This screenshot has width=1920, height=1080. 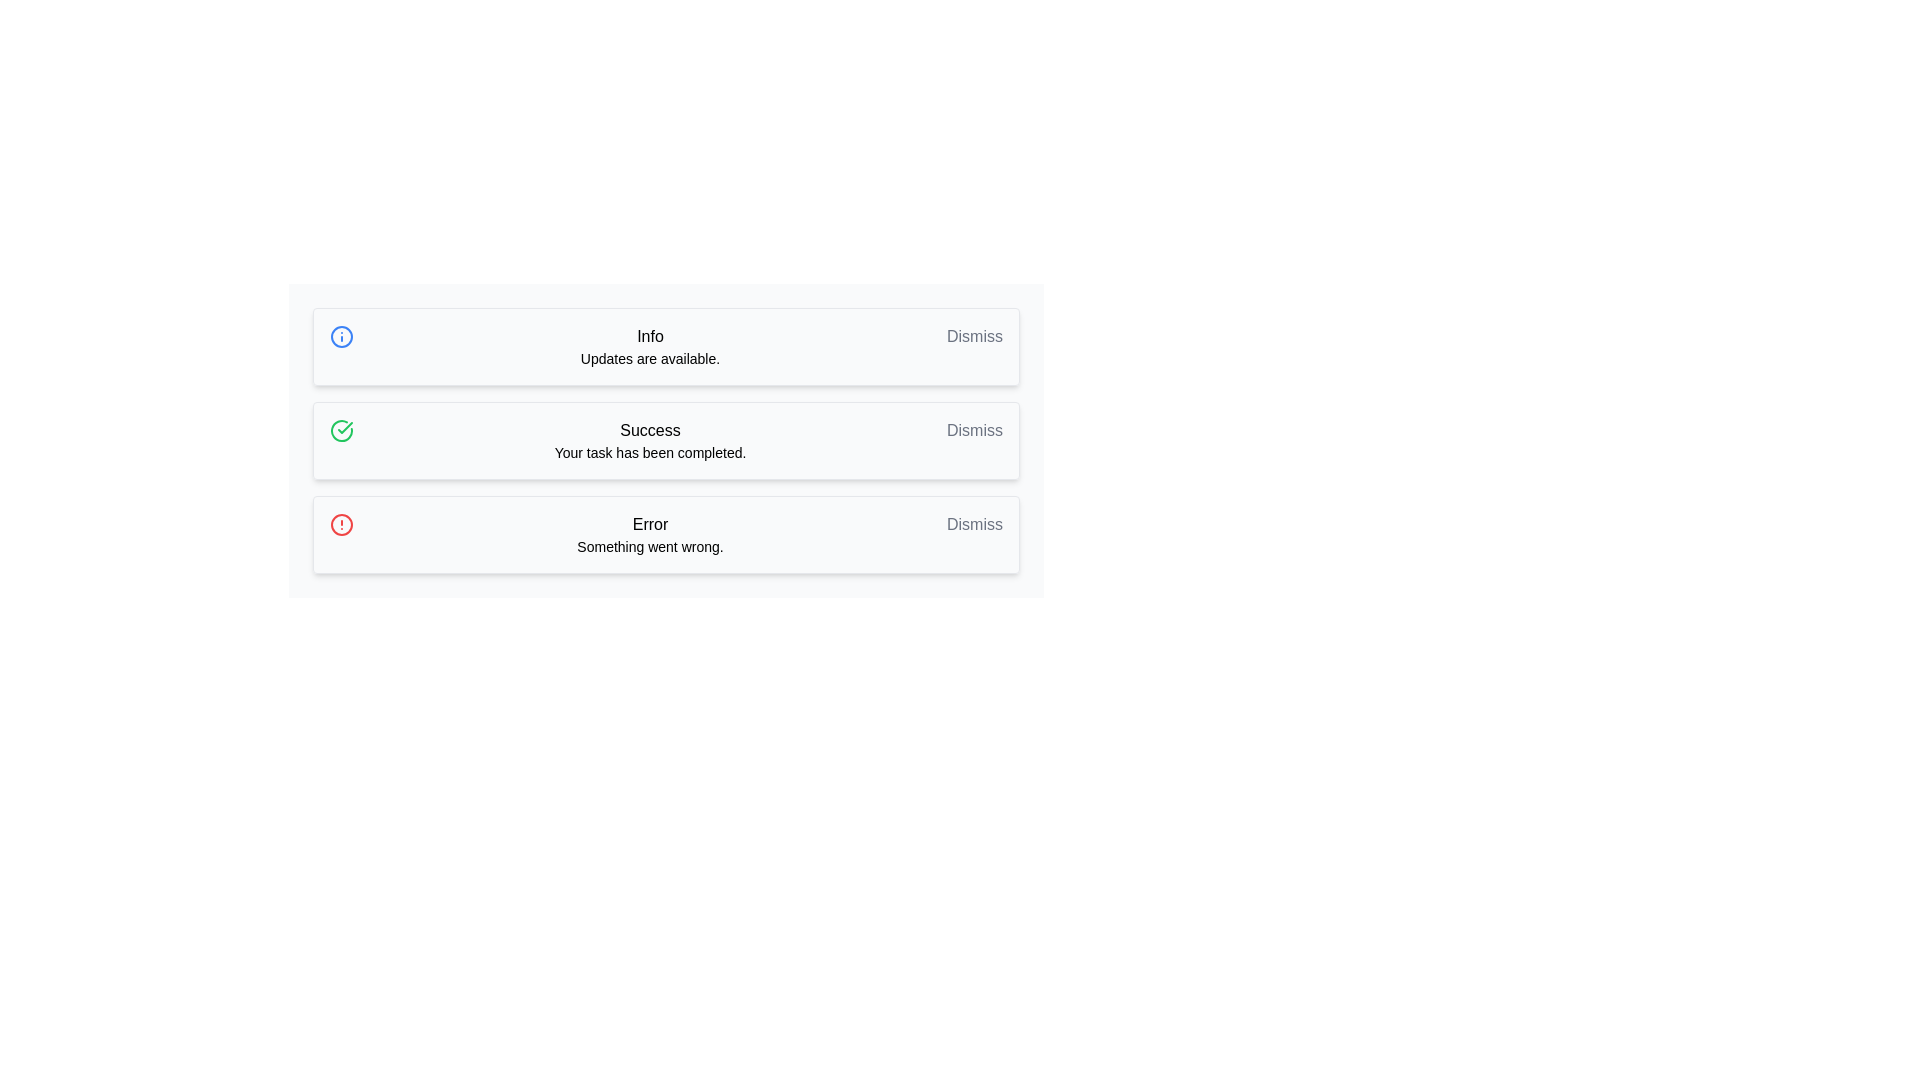 What do you see at coordinates (650, 357) in the screenshot?
I see `the text label stating 'Updates are available.' which is positioned below the bold 'Info' label in the notification panel` at bounding box center [650, 357].